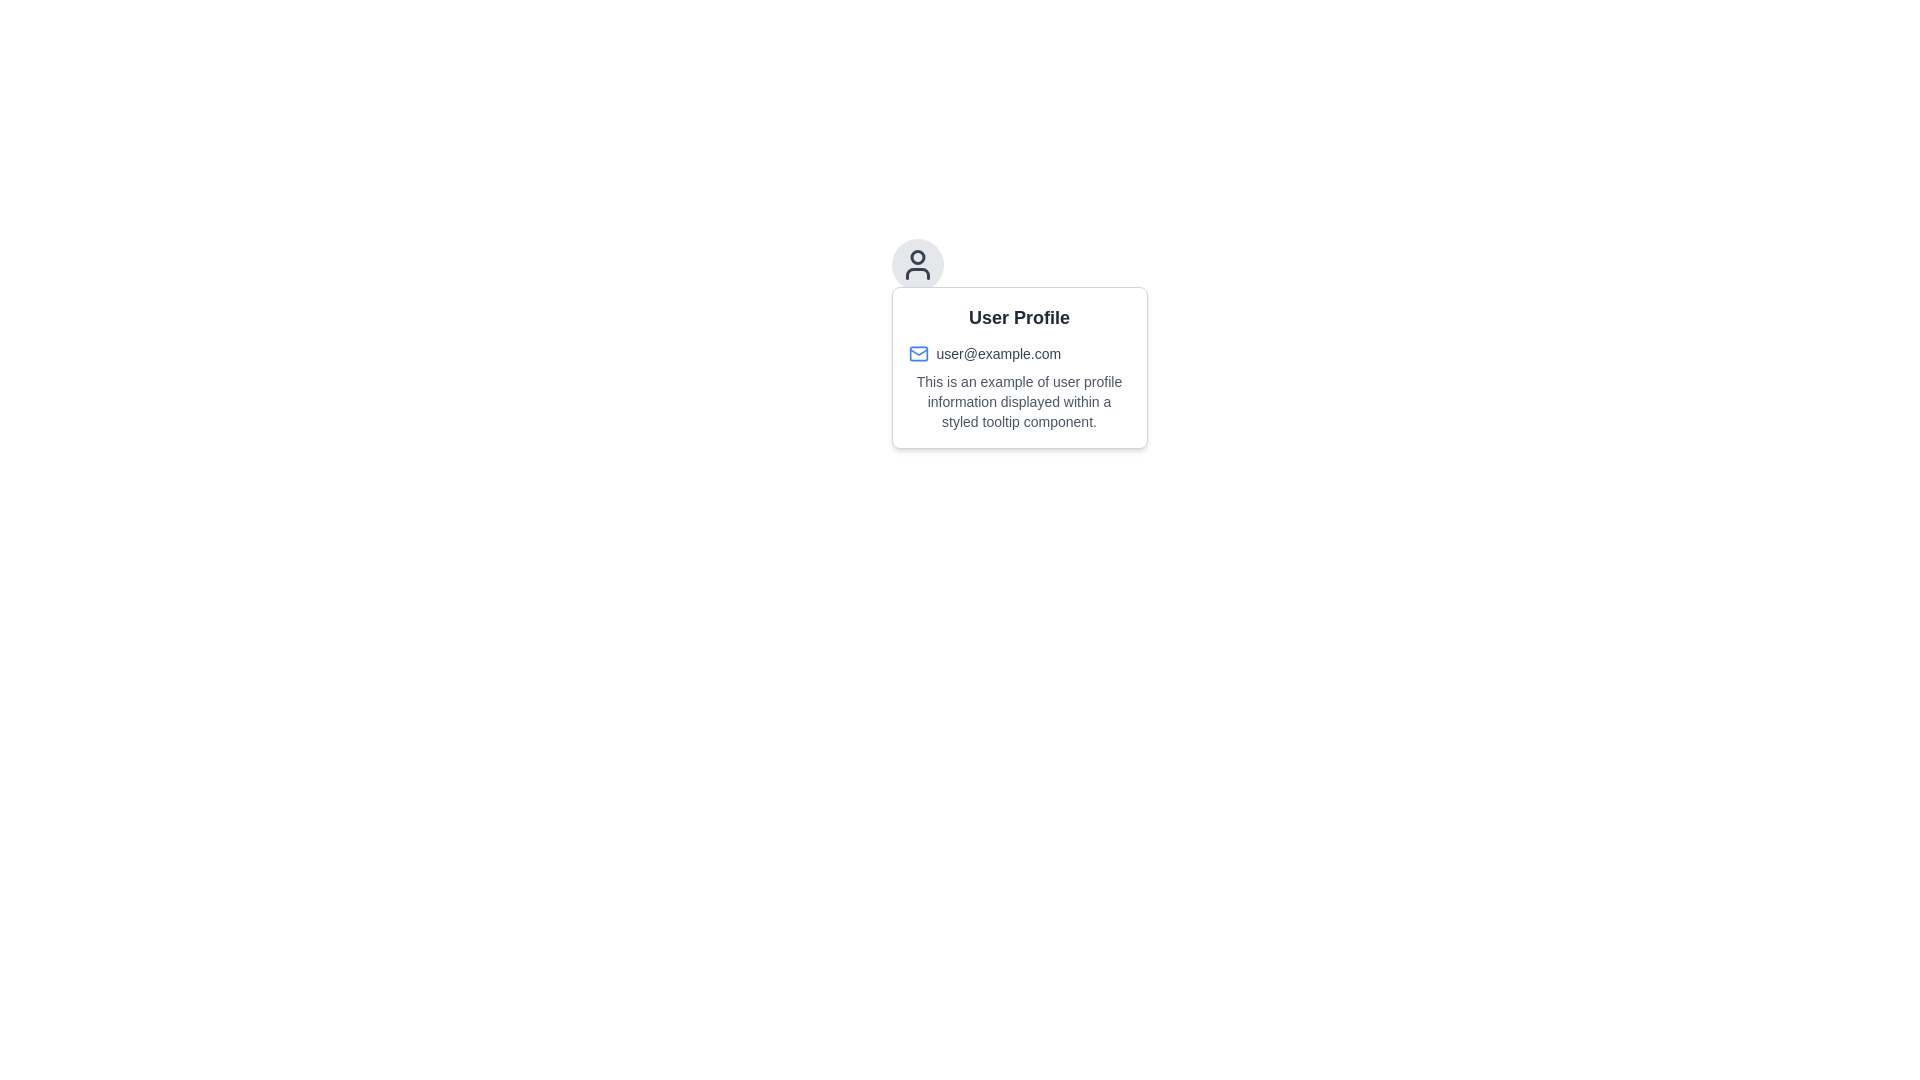  What do you see at coordinates (916, 264) in the screenshot?
I see `the circular profile icon with a gray background containing a user icon, located above the tooltip box with user information` at bounding box center [916, 264].